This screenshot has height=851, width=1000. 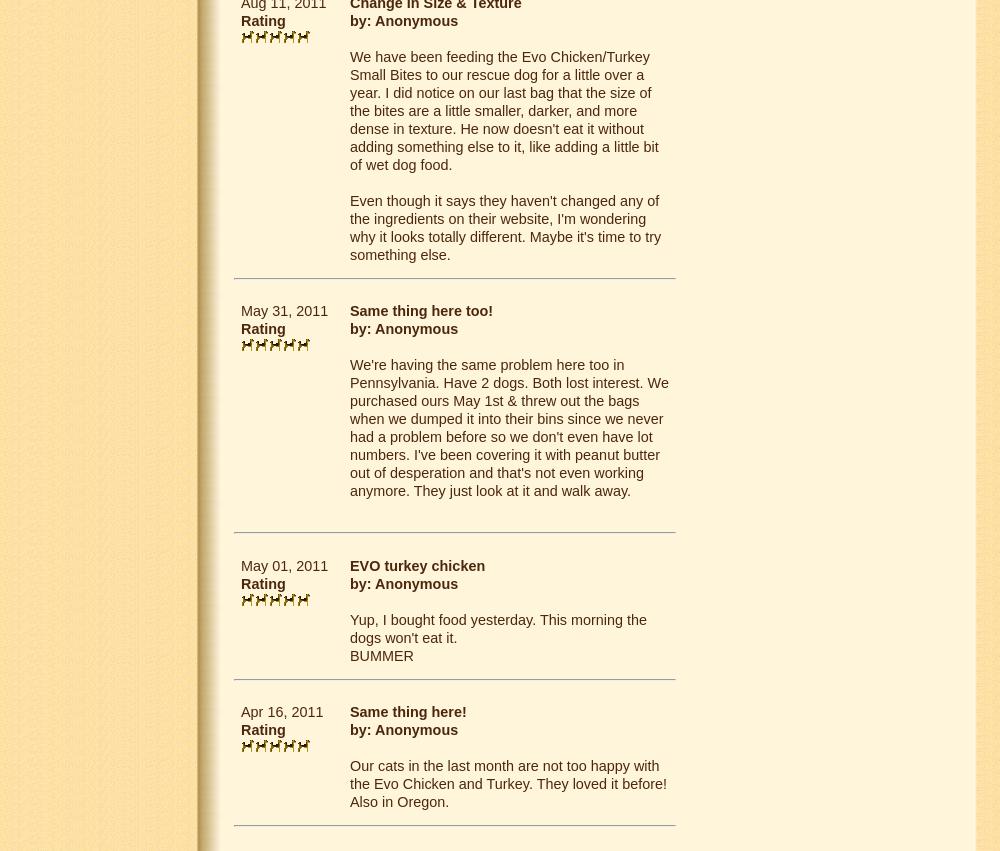 What do you see at coordinates (417, 563) in the screenshot?
I see `'EVO turkey chicken'` at bounding box center [417, 563].